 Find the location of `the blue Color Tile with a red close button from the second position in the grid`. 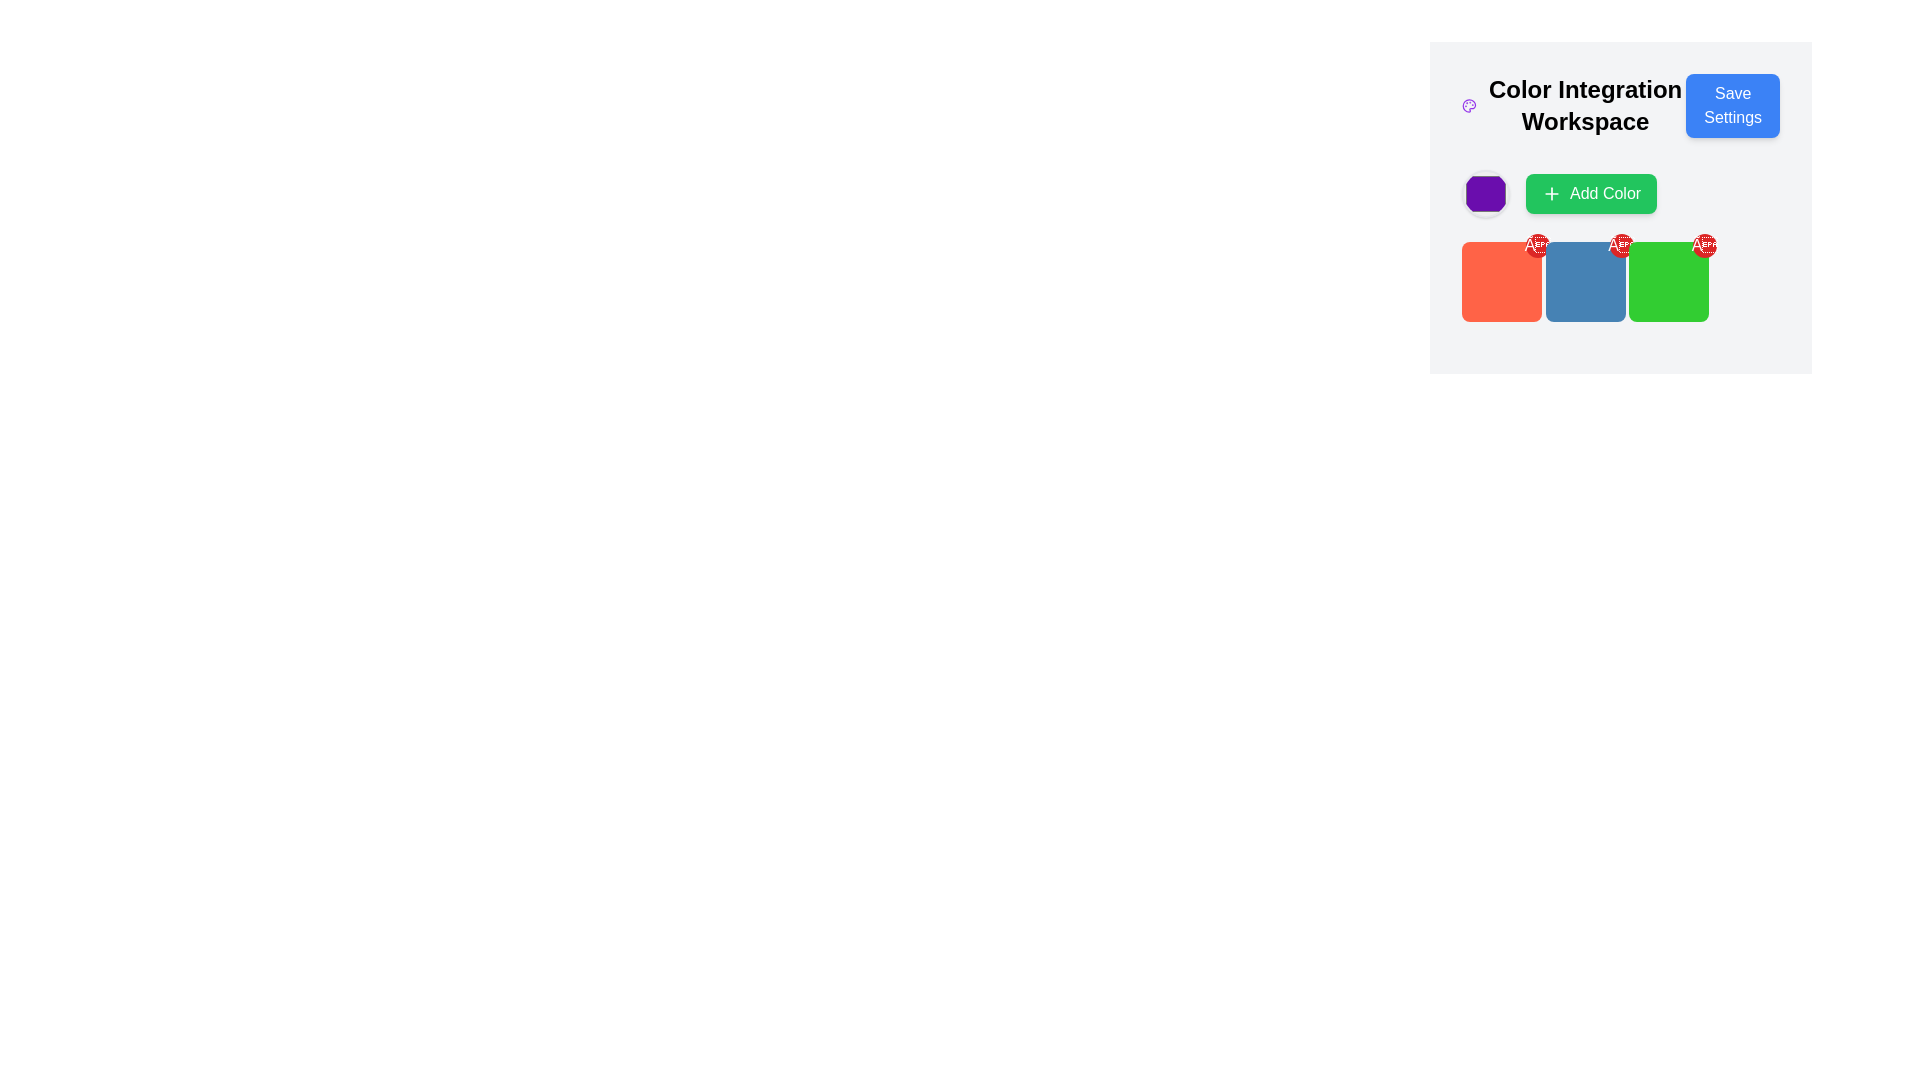

the blue Color Tile with a red close button from the second position in the grid is located at coordinates (1621, 281).